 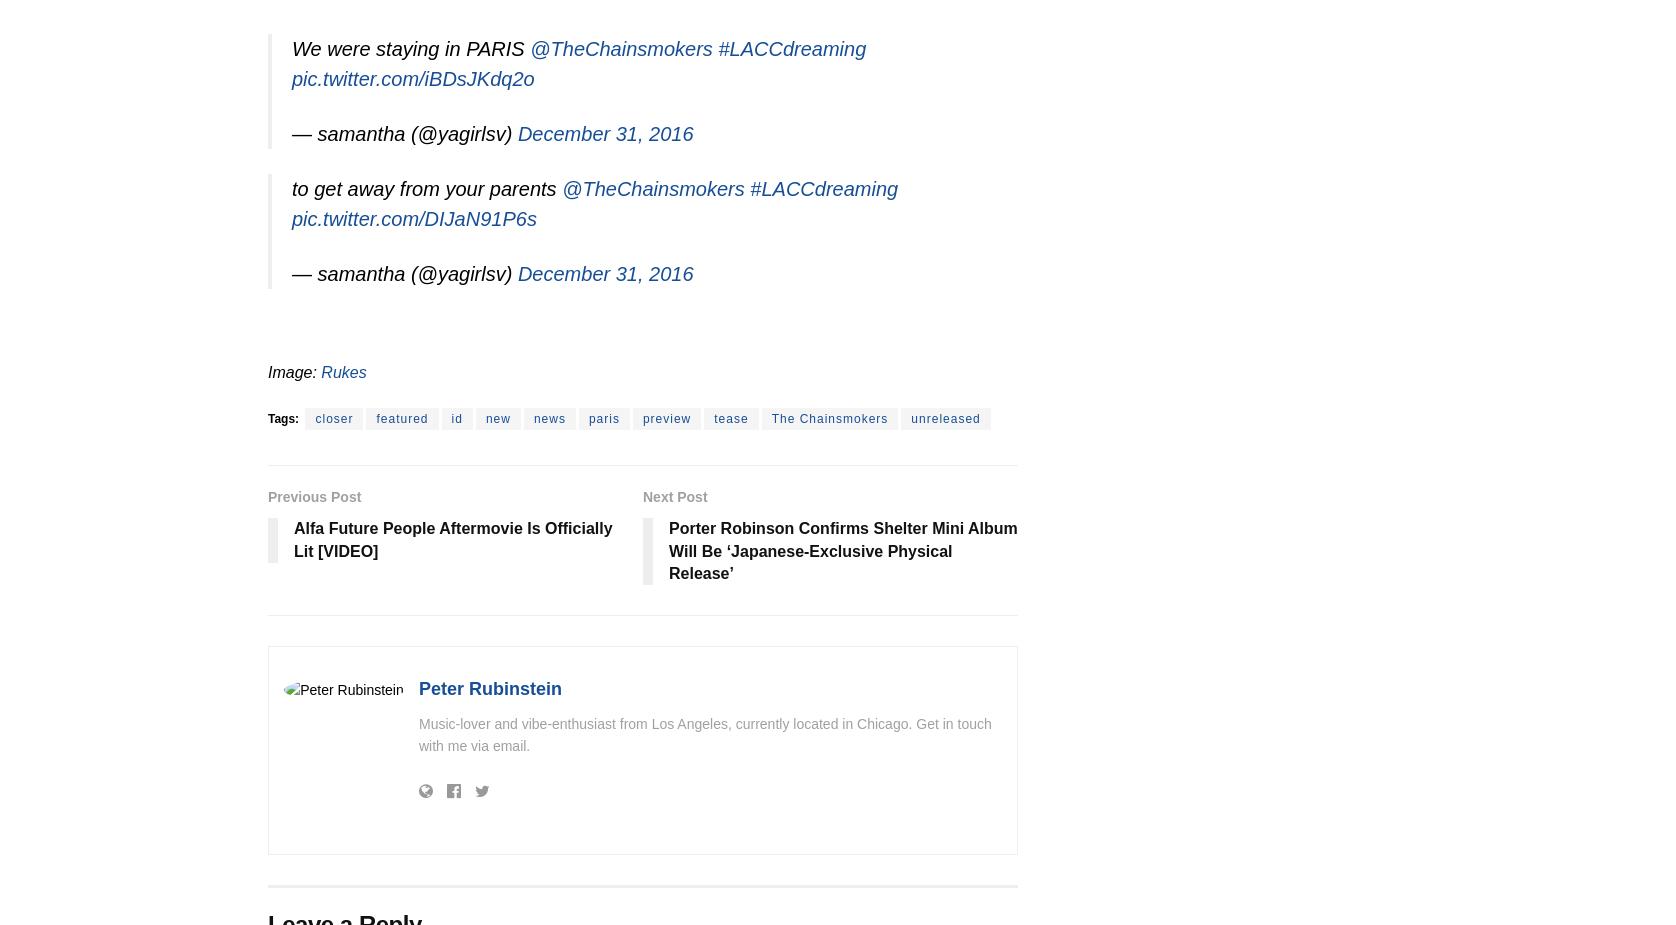 I want to click on 'Music-lover and vibe-enthusiast from Los Angeles, currently located in Chicago. Get in touch with me via email.', so click(x=703, y=734).